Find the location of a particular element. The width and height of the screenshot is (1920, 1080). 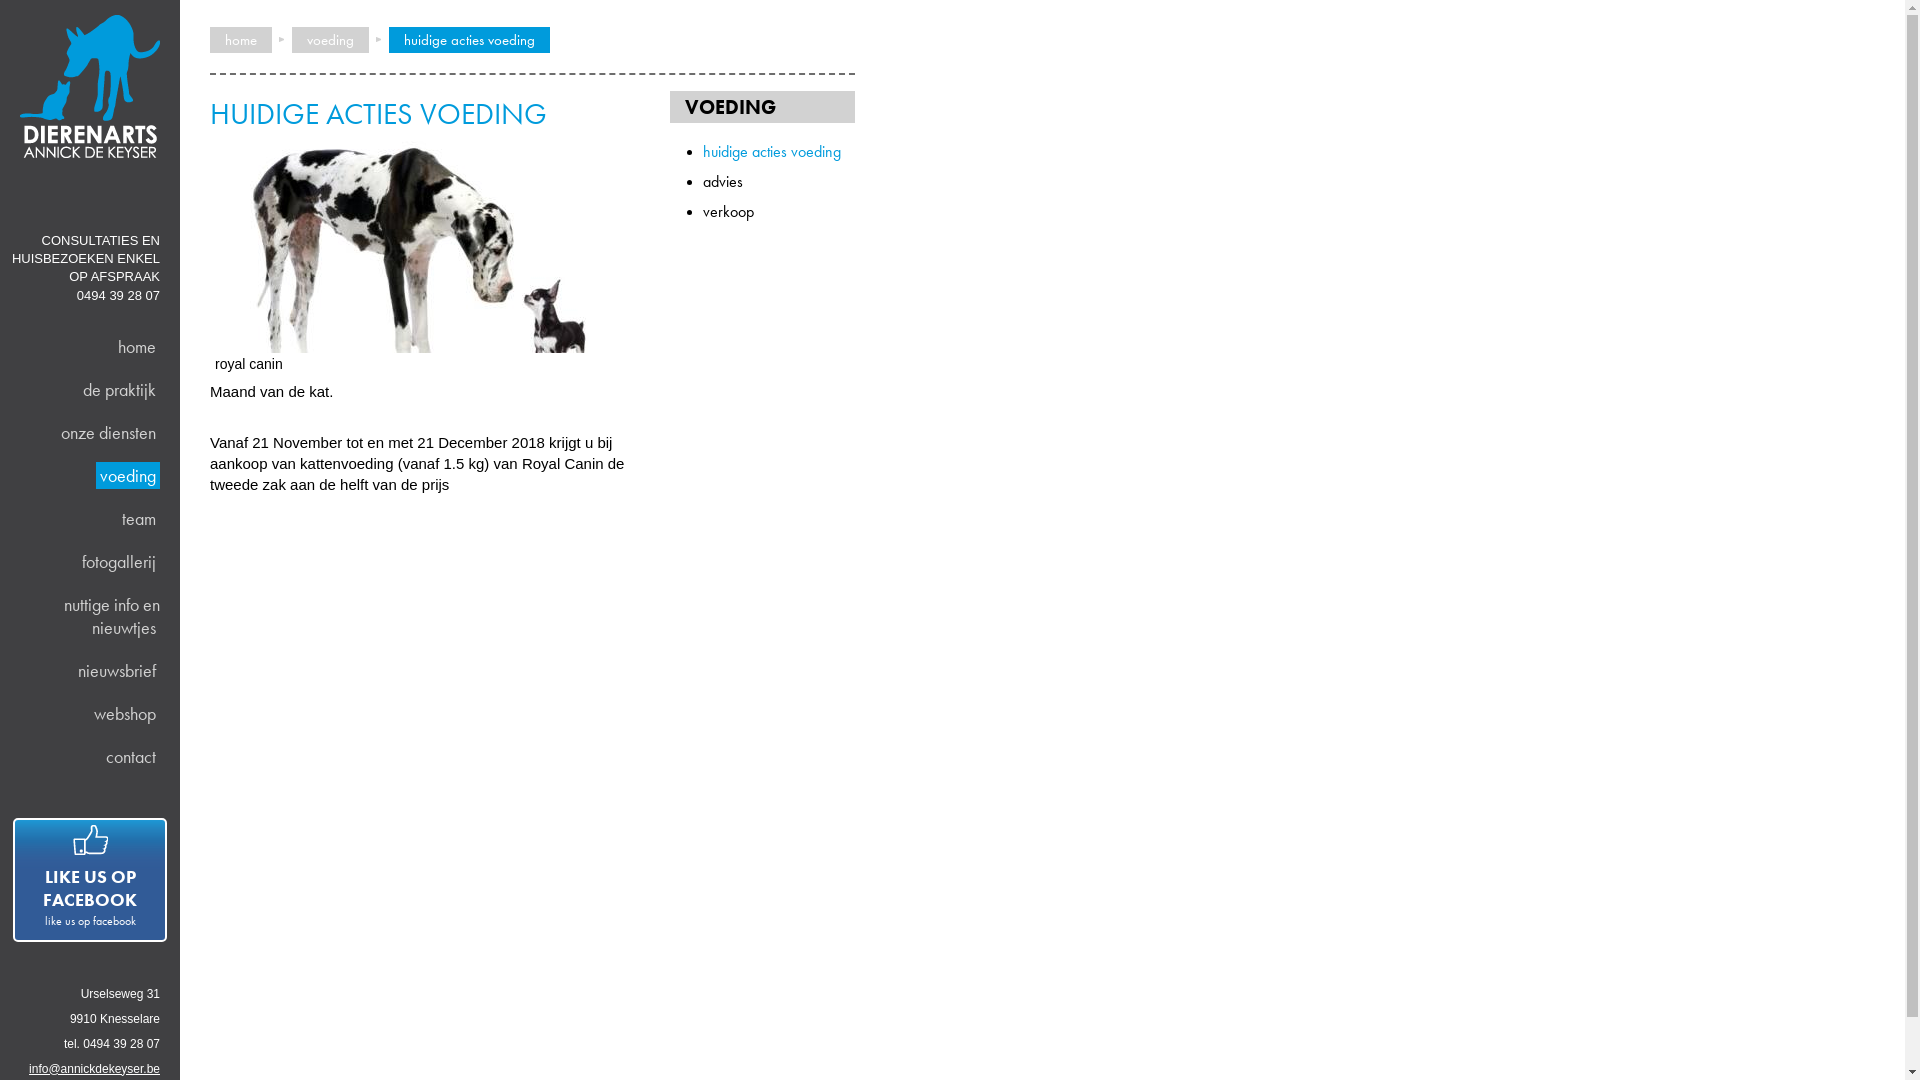

'verkoop' is located at coordinates (726, 211).